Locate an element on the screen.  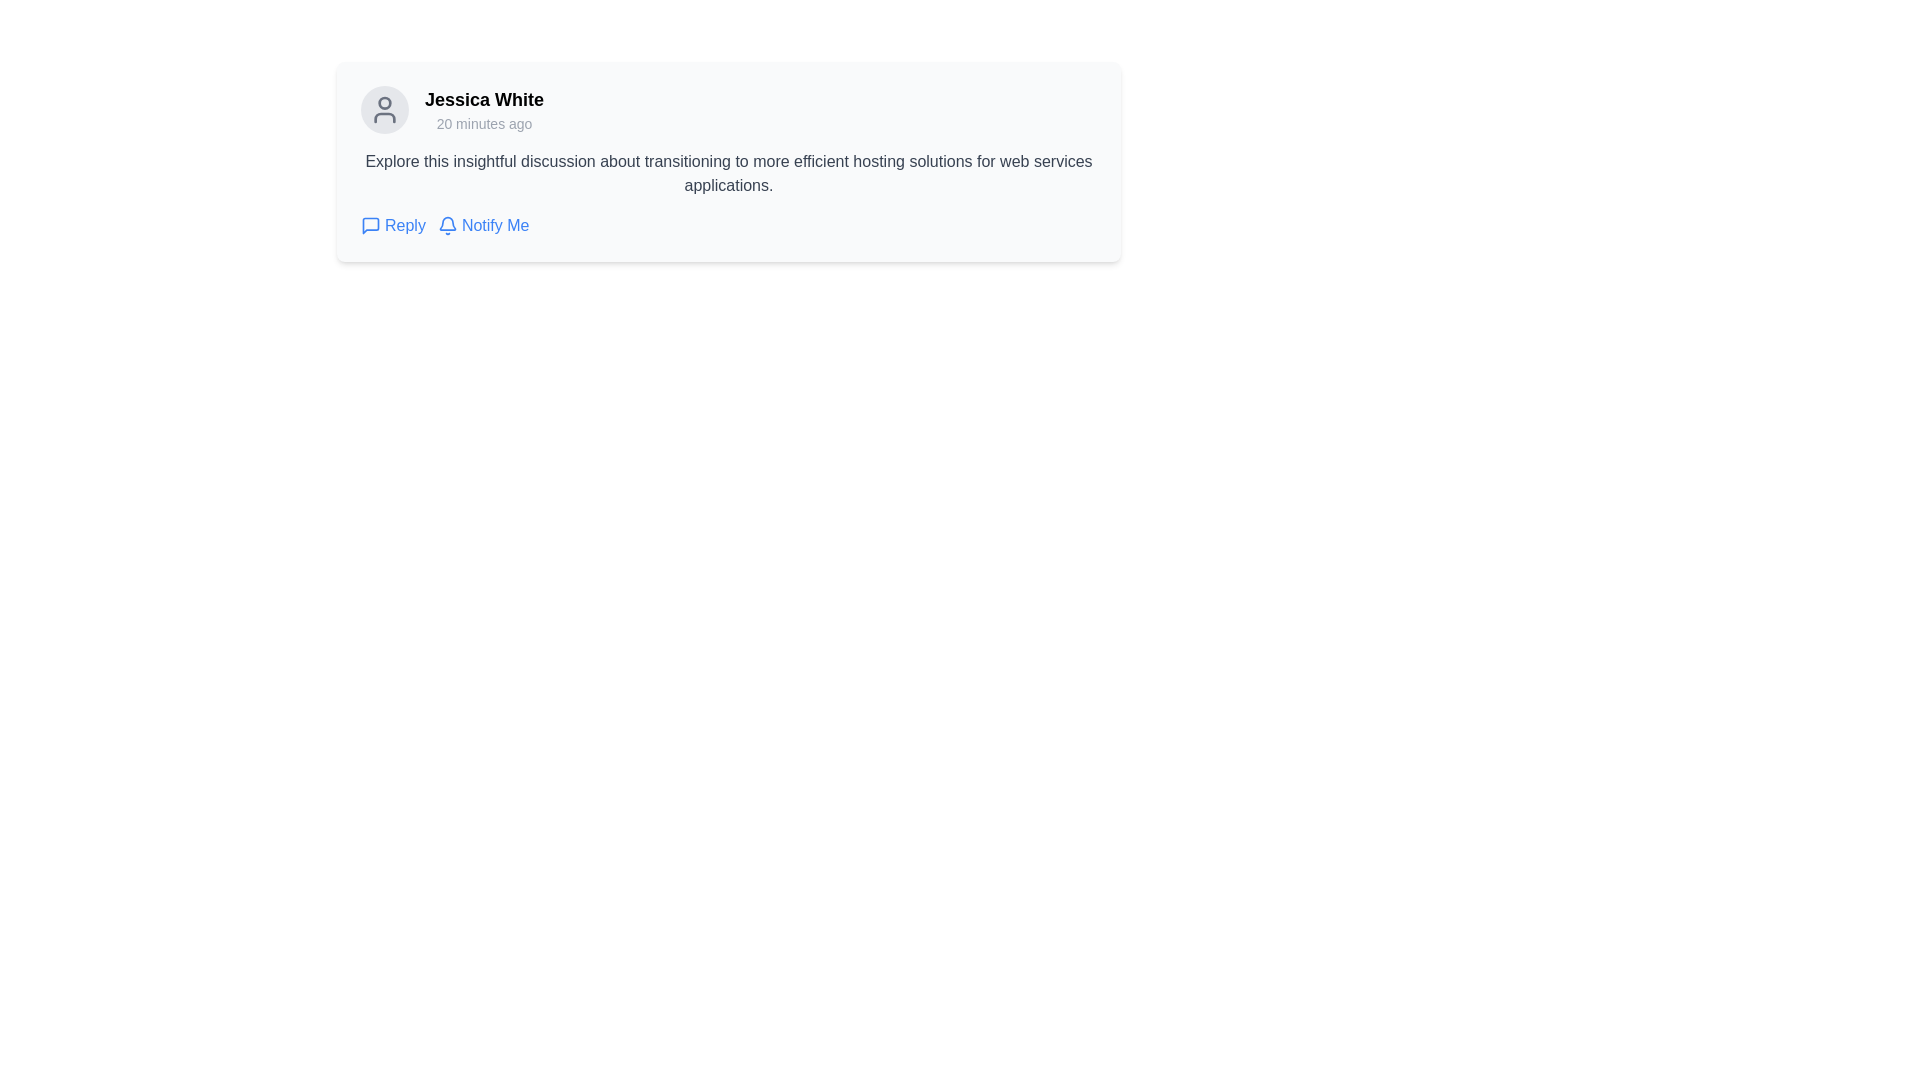
the user profile icon representing 'Jessica White' in the upper-left corner of the card interface is located at coordinates (384, 110).